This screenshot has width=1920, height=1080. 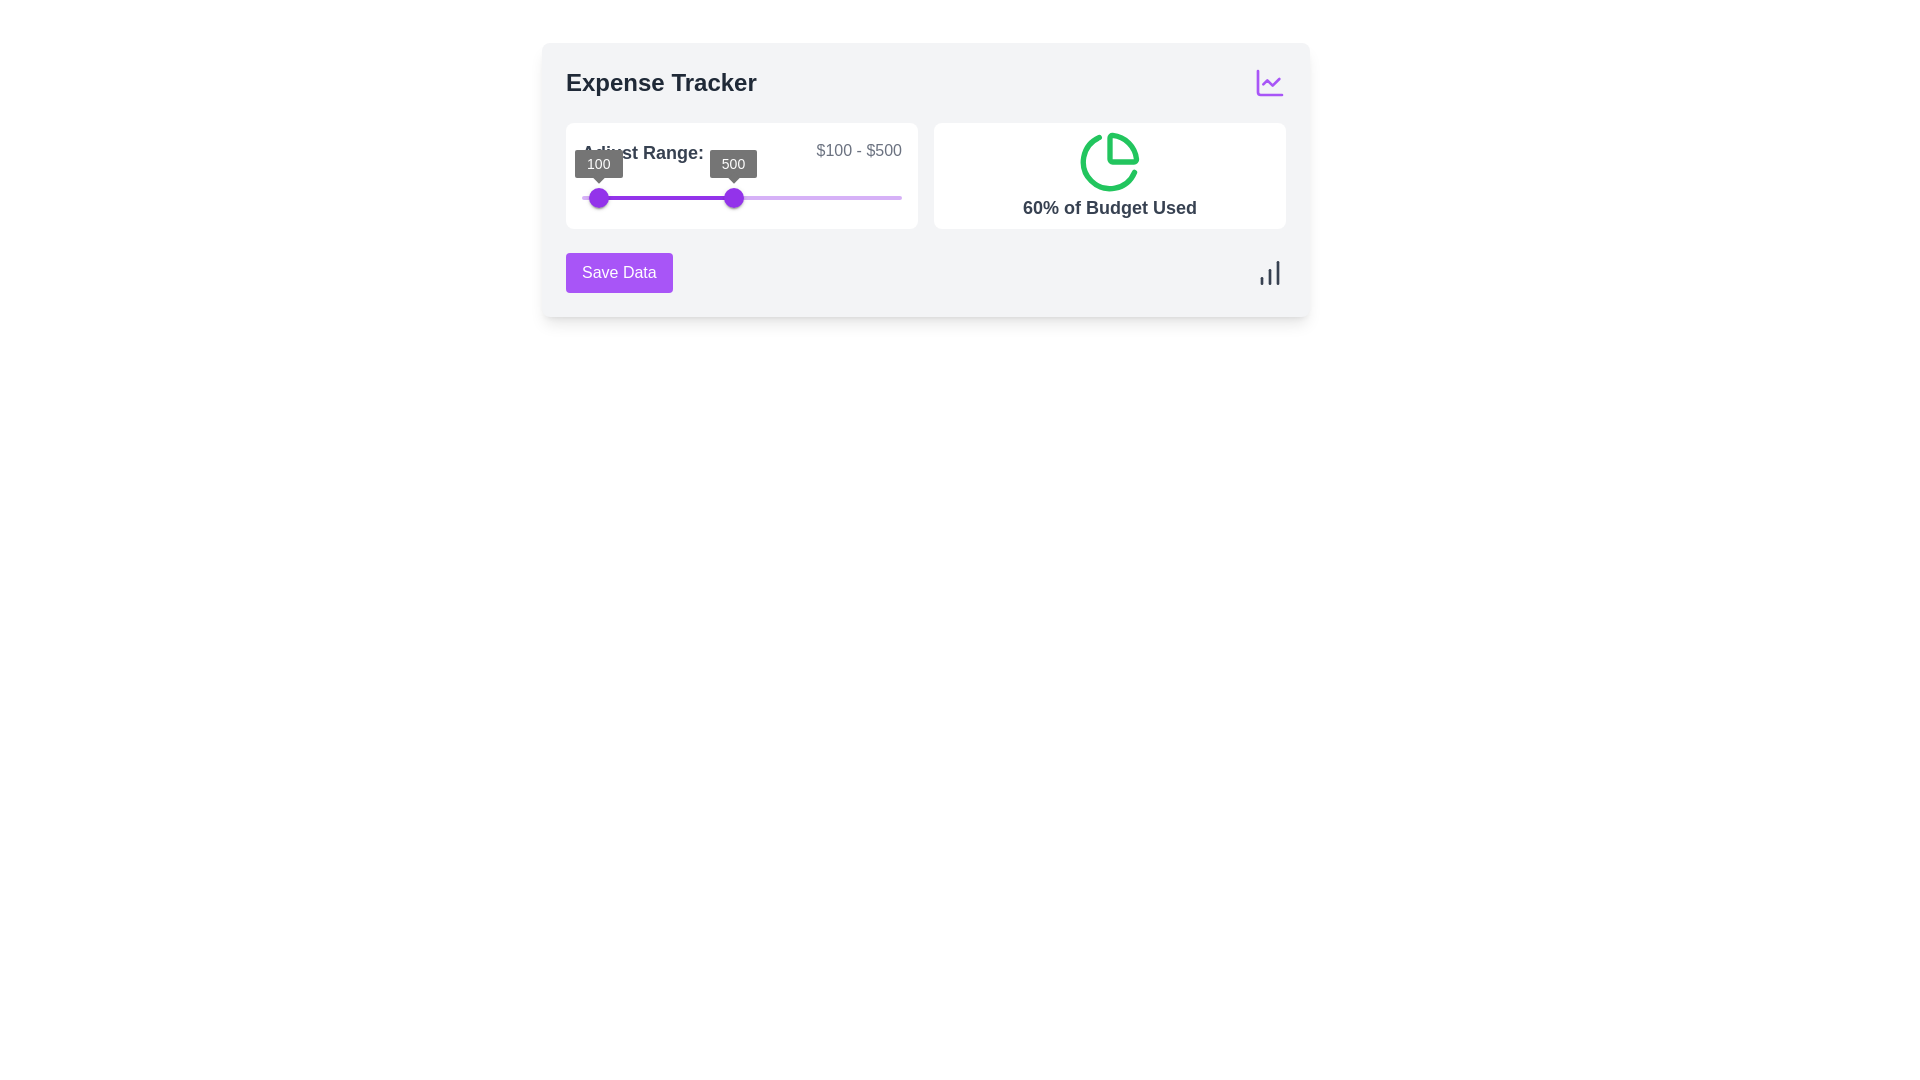 What do you see at coordinates (741, 175) in the screenshot?
I see `and drag the handles of the Range Slider located in the left section of the grid layout to adjust the numeric range between $100 and $500` at bounding box center [741, 175].